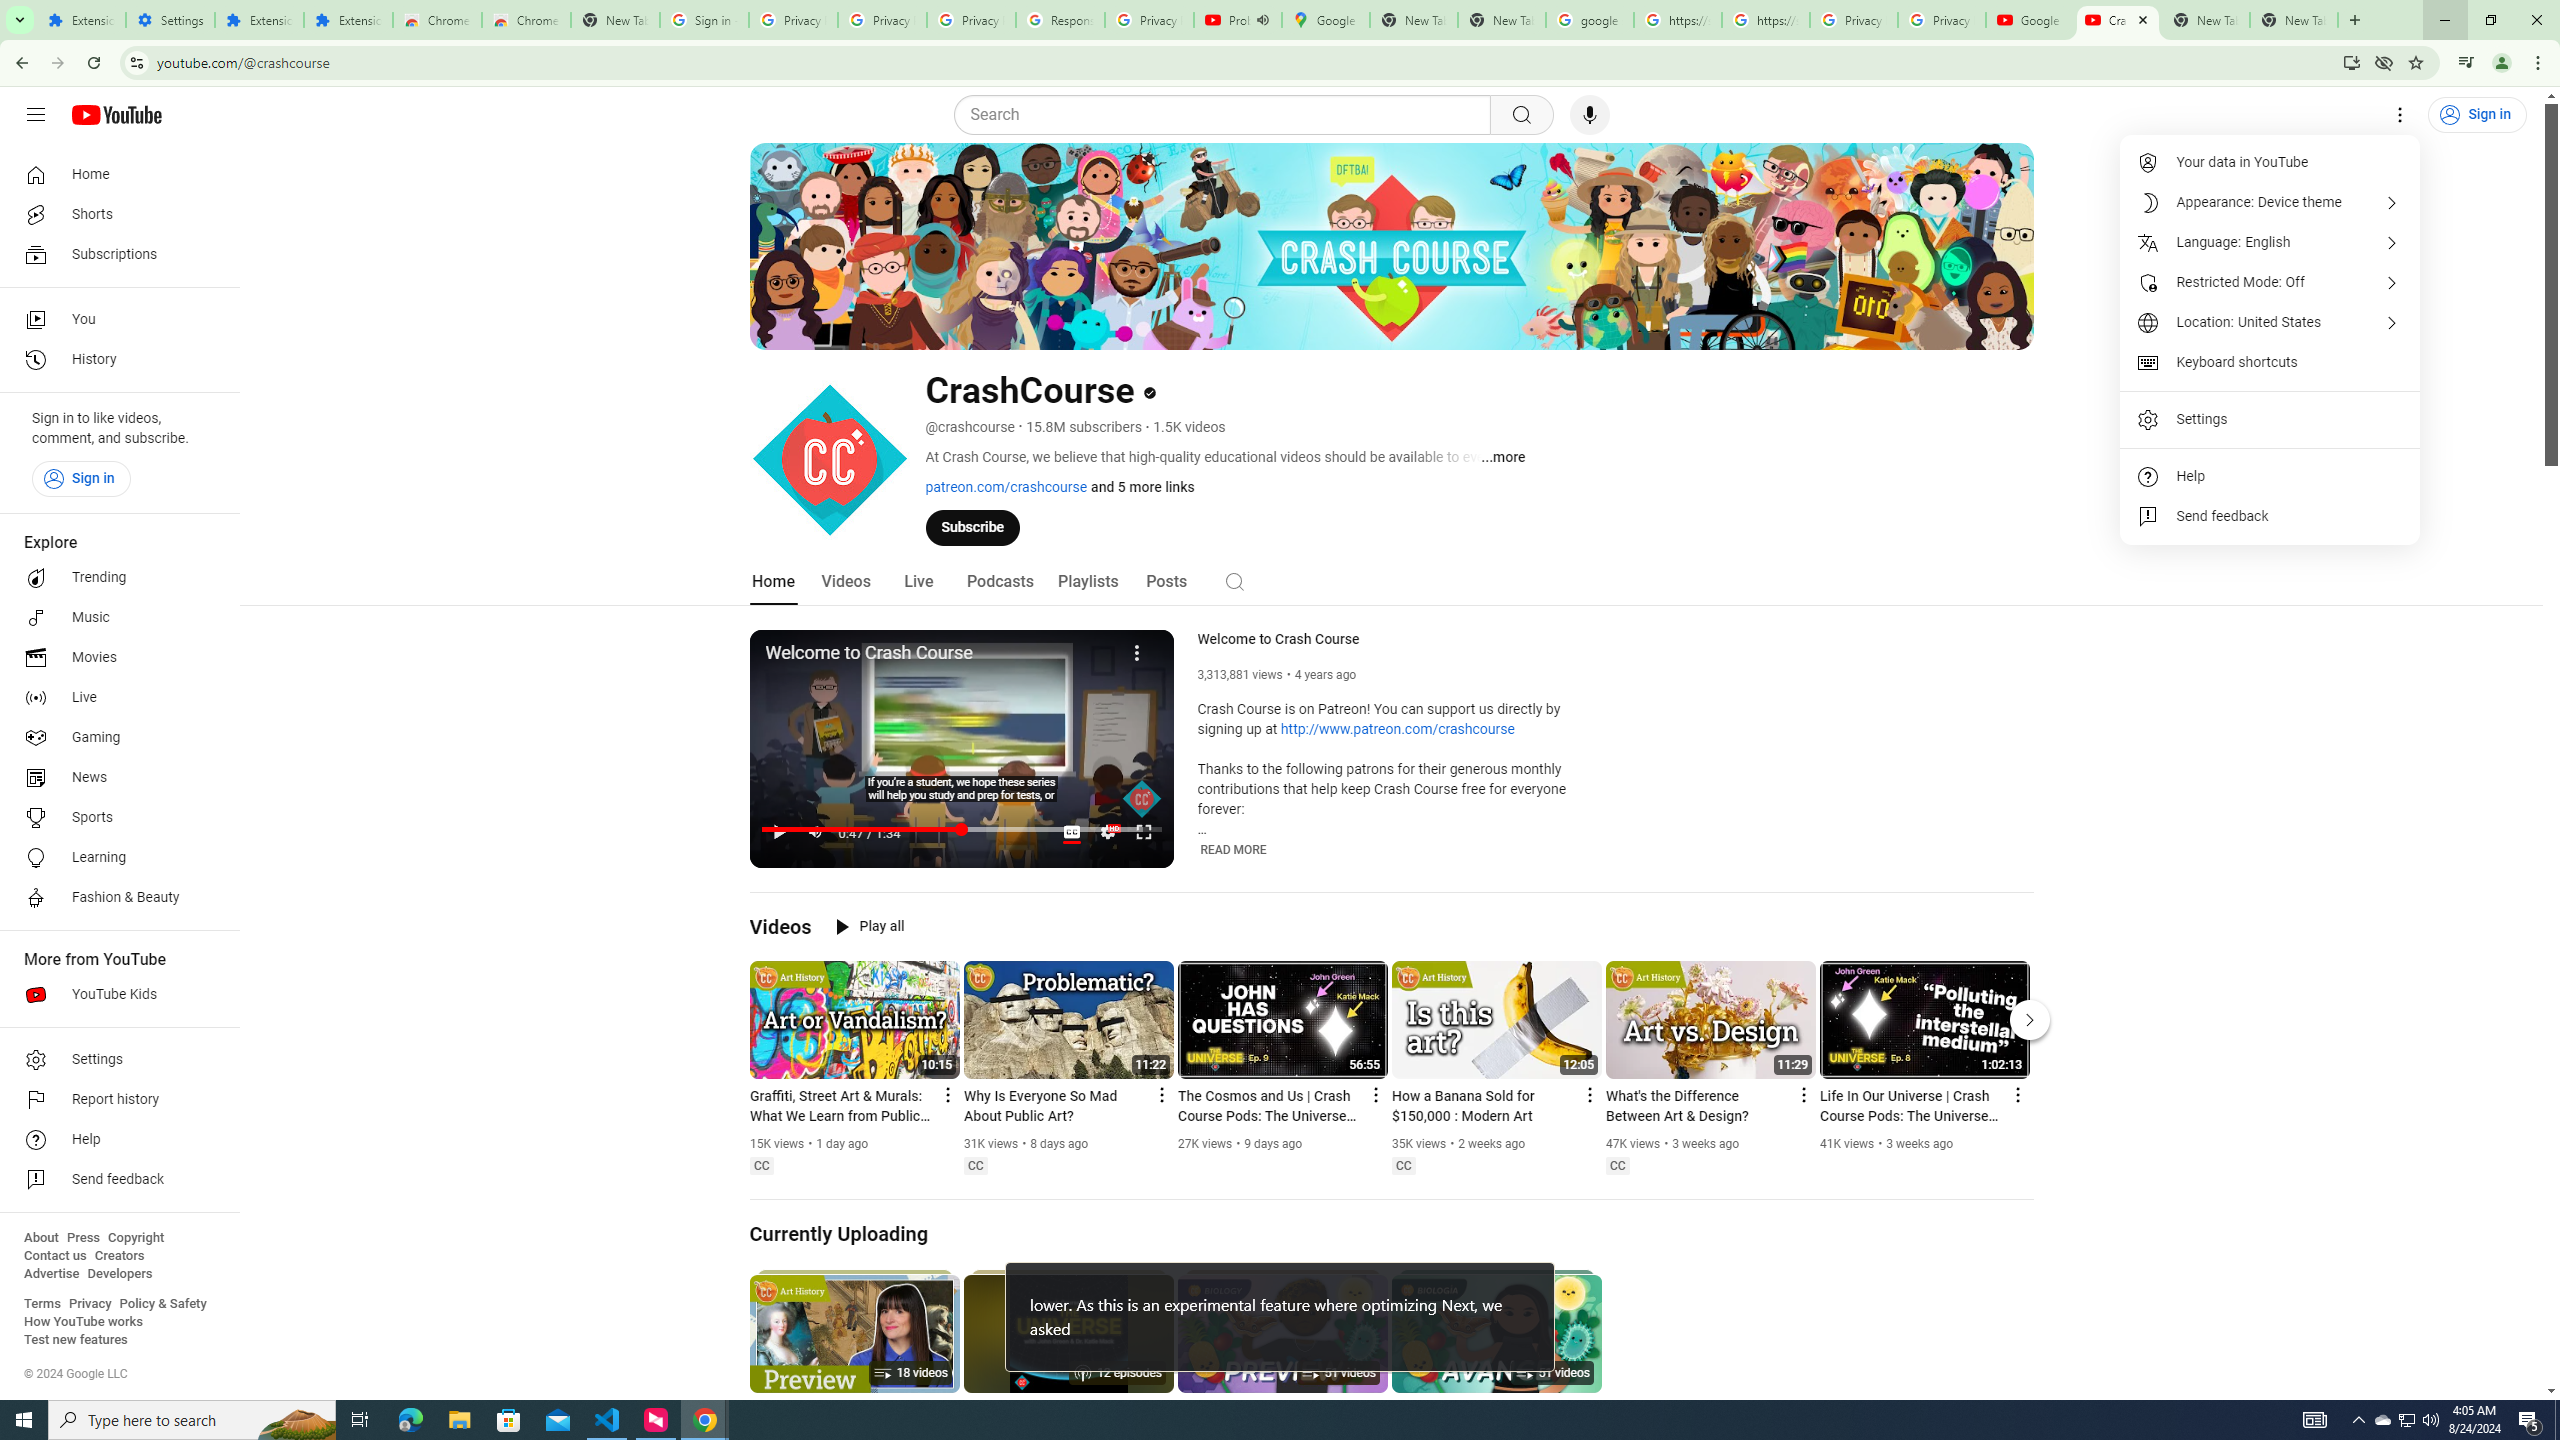  Describe the element at coordinates (113, 816) in the screenshot. I see `'Sports'` at that location.